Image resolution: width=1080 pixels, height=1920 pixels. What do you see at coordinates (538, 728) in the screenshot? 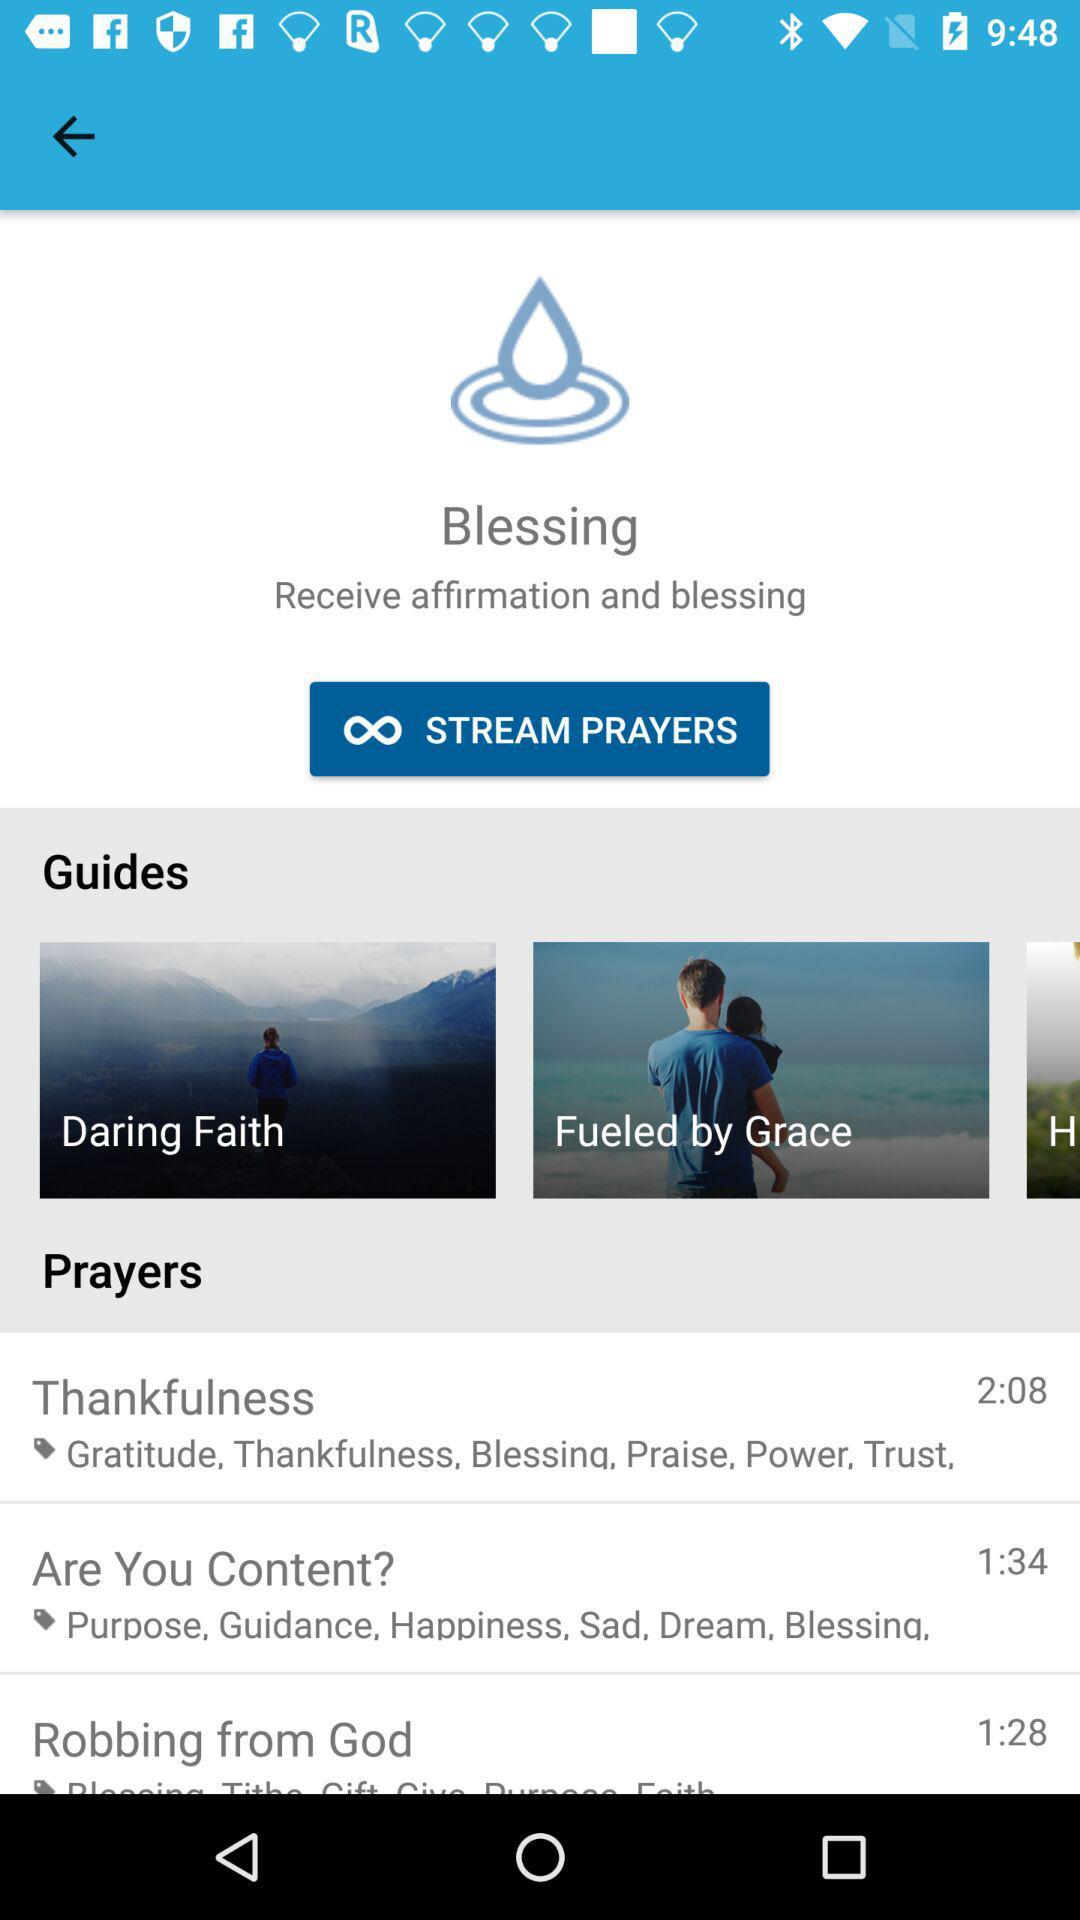
I see `stream prayers icon` at bounding box center [538, 728].